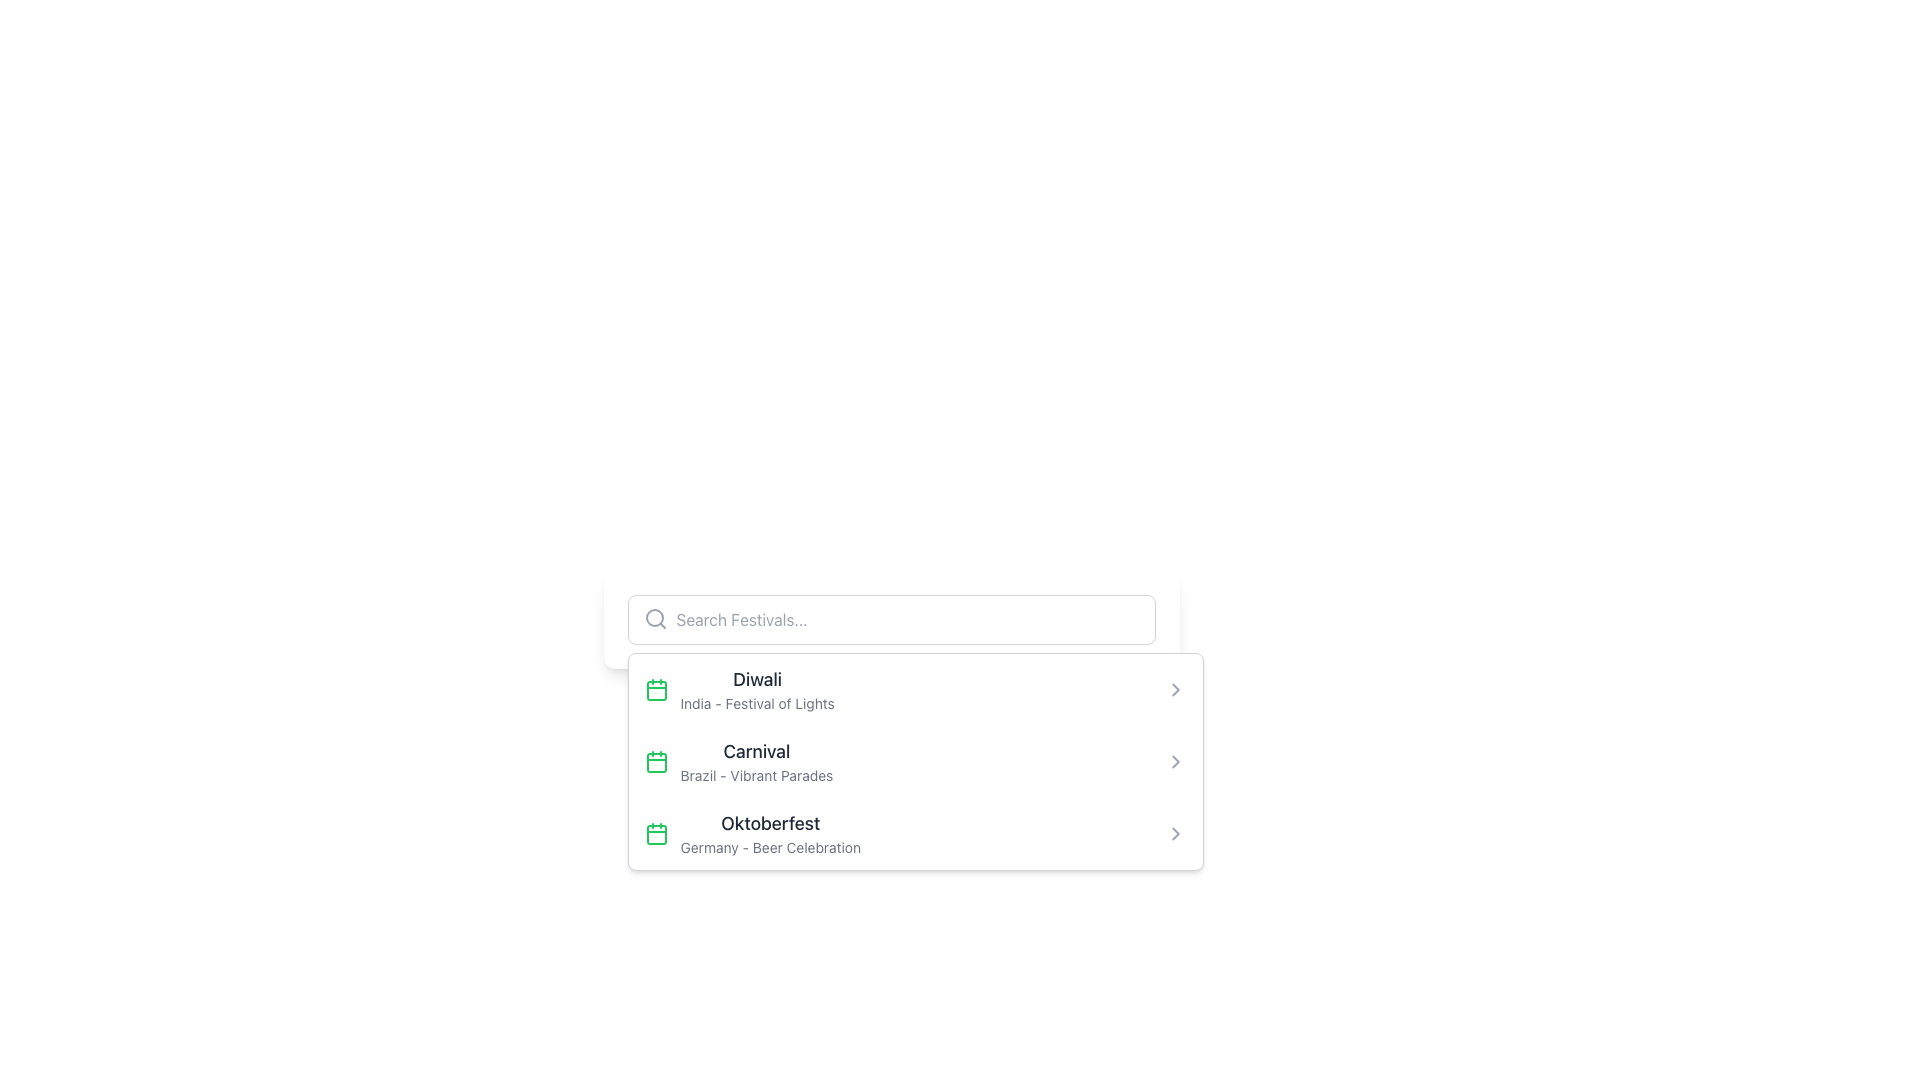  What do you see at coordinates (655, 617) in the screenshot?
I see `styling of the search icon located at the top-left corner of the search bar, adjacent to the input field` at bounding box center [655, 617].